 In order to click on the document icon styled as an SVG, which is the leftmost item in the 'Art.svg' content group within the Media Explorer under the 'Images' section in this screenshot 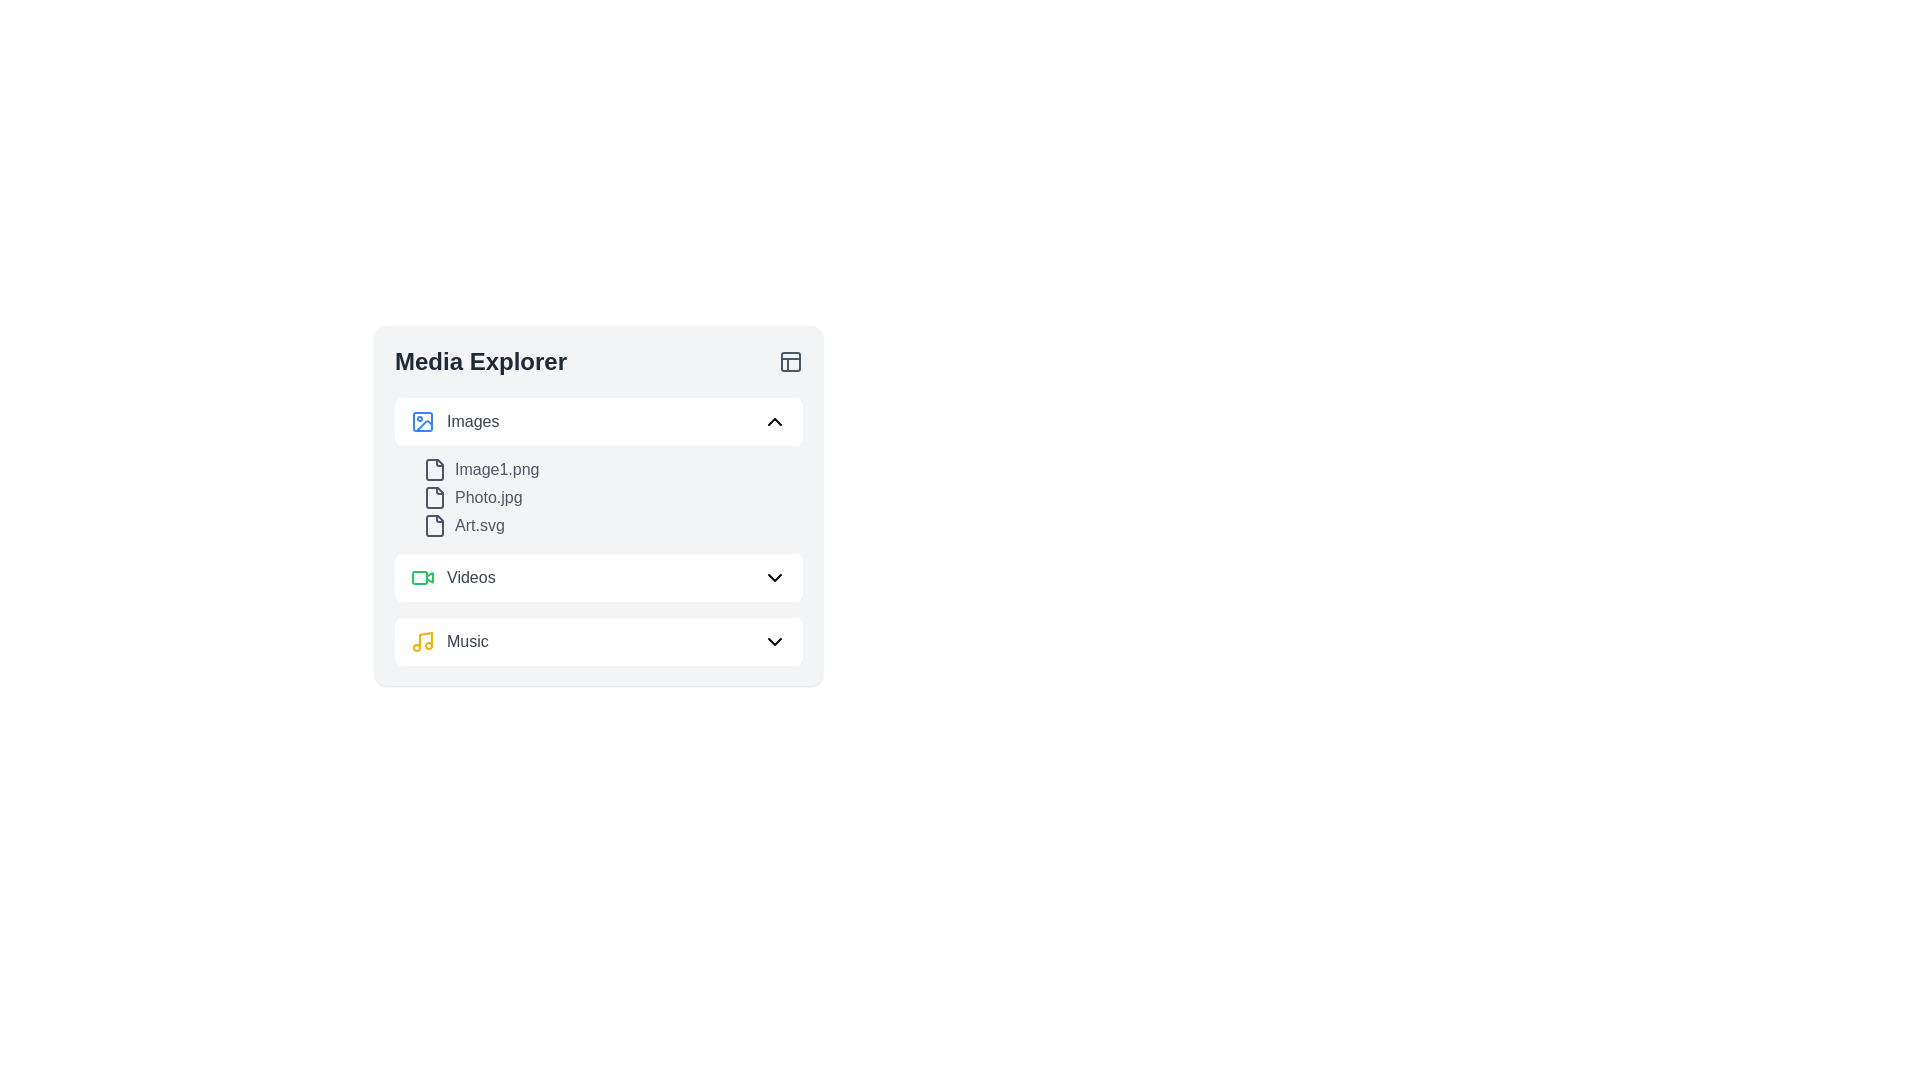, I will do `click(434, 524)`.